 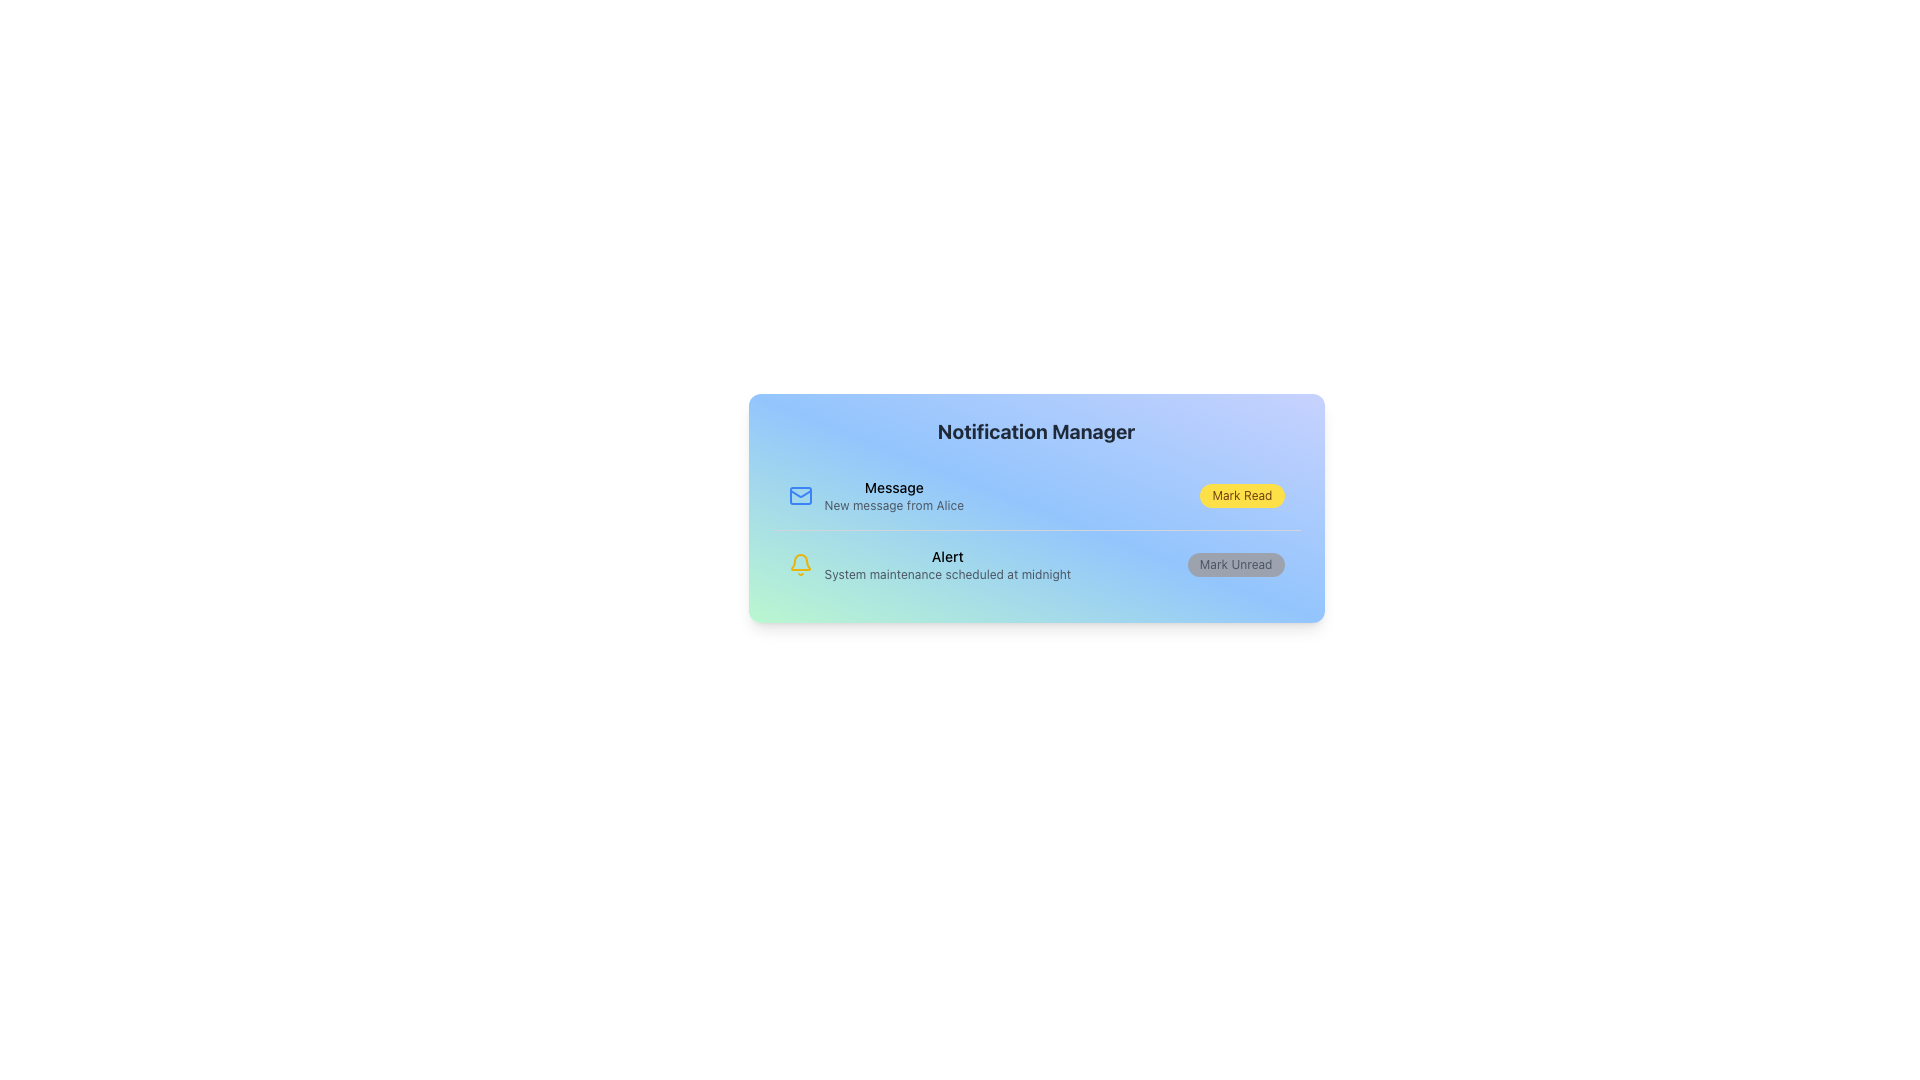 What do you see at coordinates (800, 495) in the screenshot?
I see `the decorative mail icon located at the top left of the 'Message' notification in the 'Notification Manager' panel` at bounding box center [800, 495].